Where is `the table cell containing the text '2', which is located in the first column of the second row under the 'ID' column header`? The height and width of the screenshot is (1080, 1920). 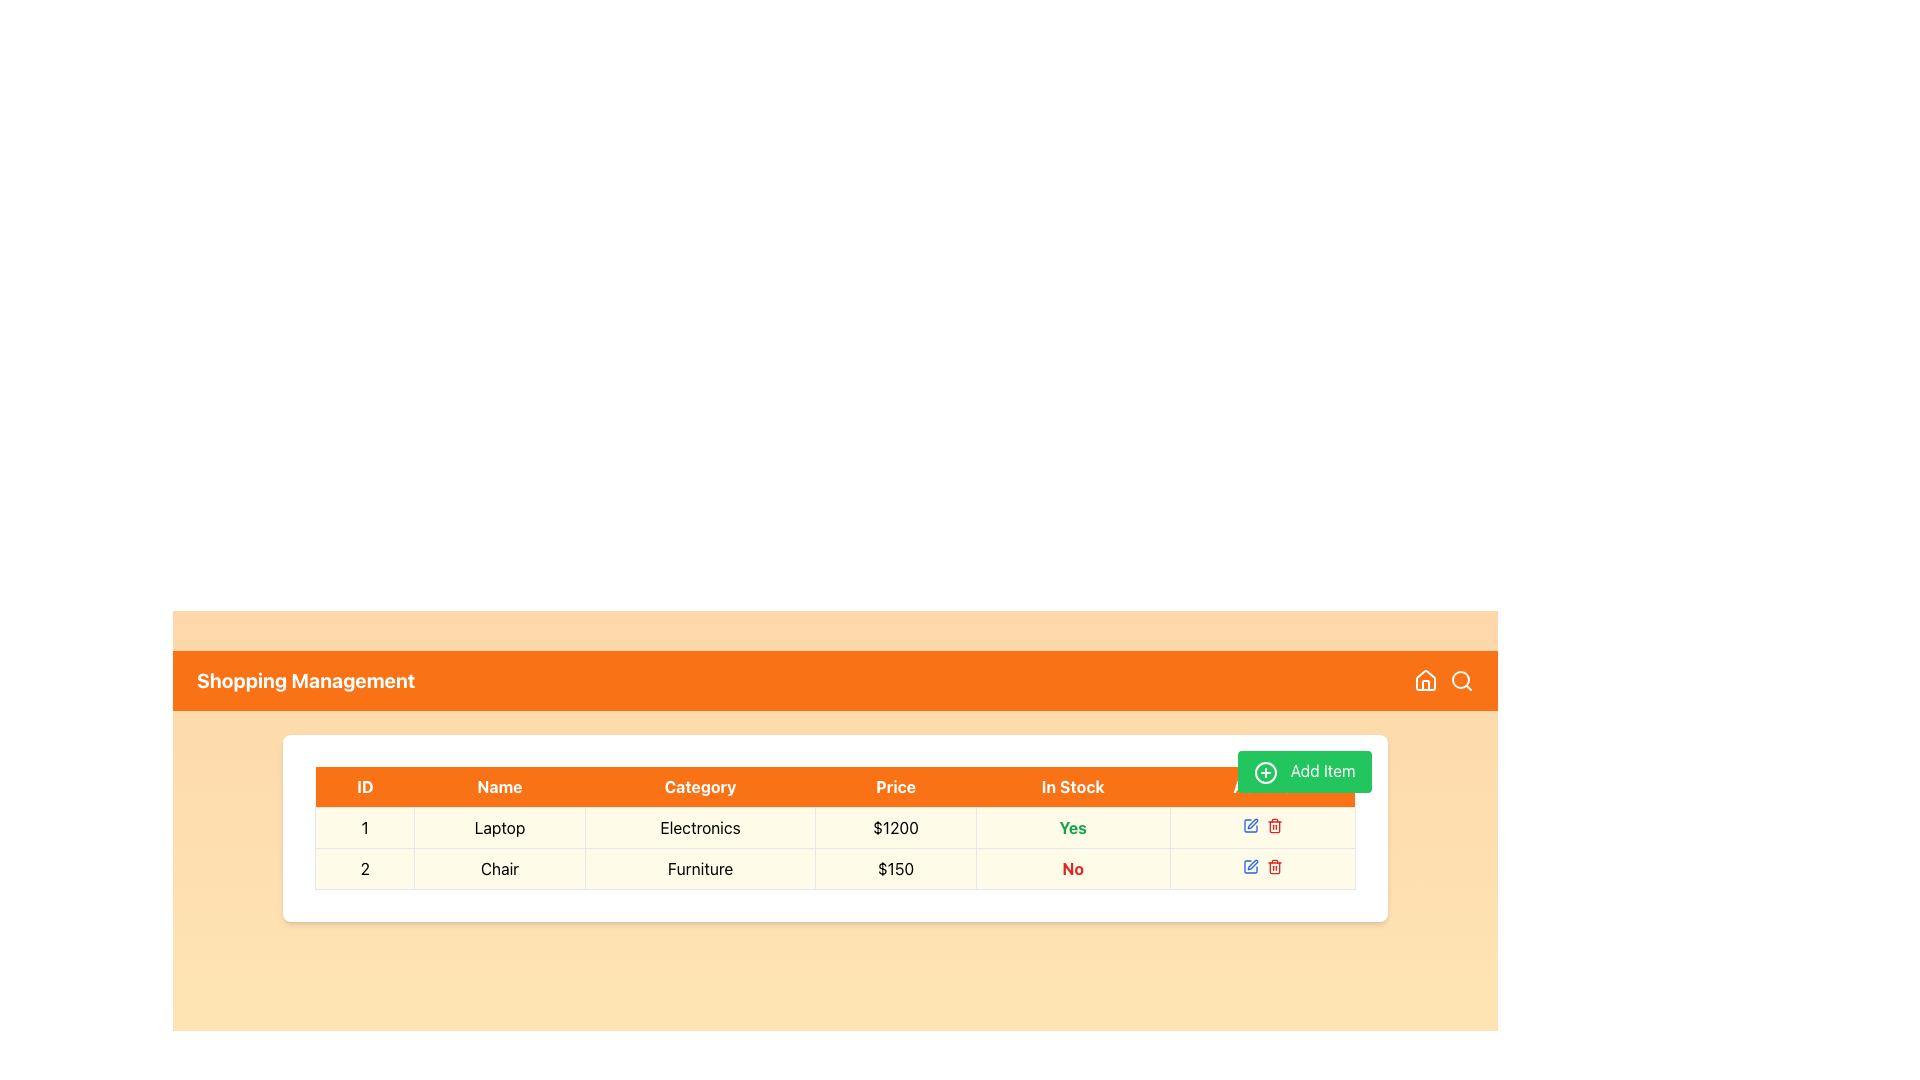 the table cell containing the text '2', which is located in the first column of the second row under the 'ID' column header is located at coordinates (365, 867).